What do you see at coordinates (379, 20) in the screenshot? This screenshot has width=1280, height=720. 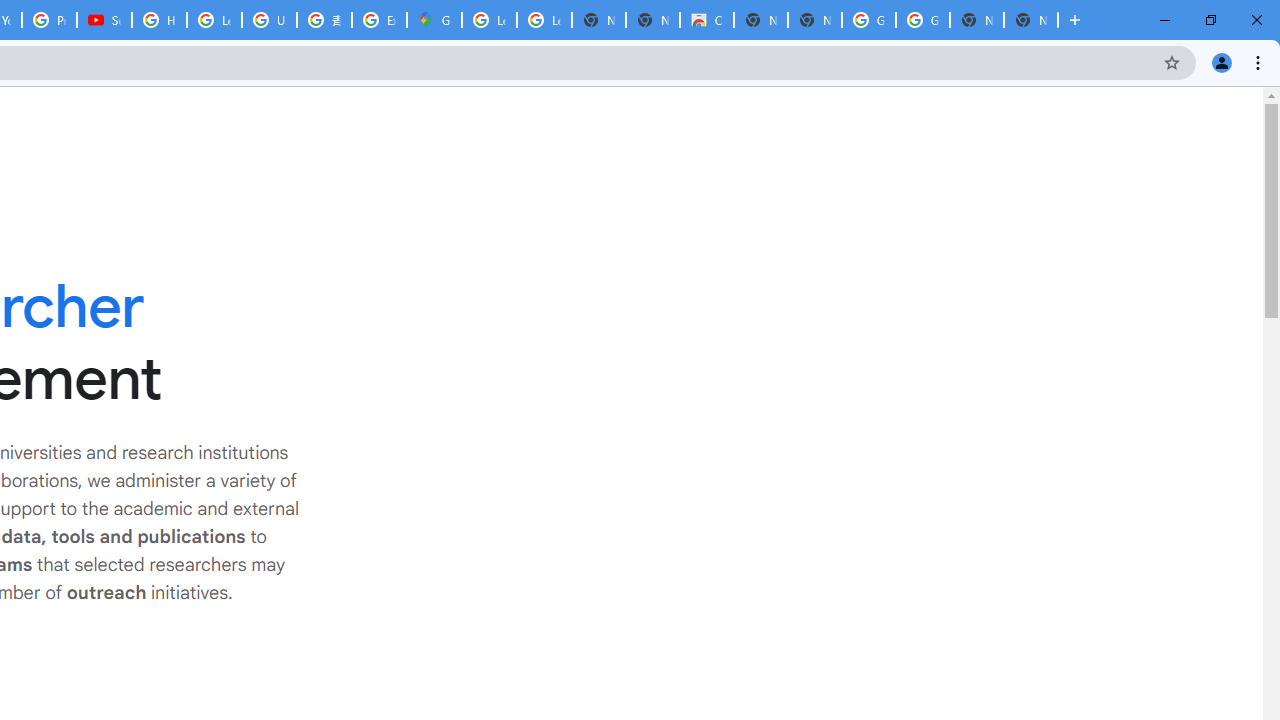 I see `'Explore new street-level details - Google Maps Help'` at bounding box center [379, 20].